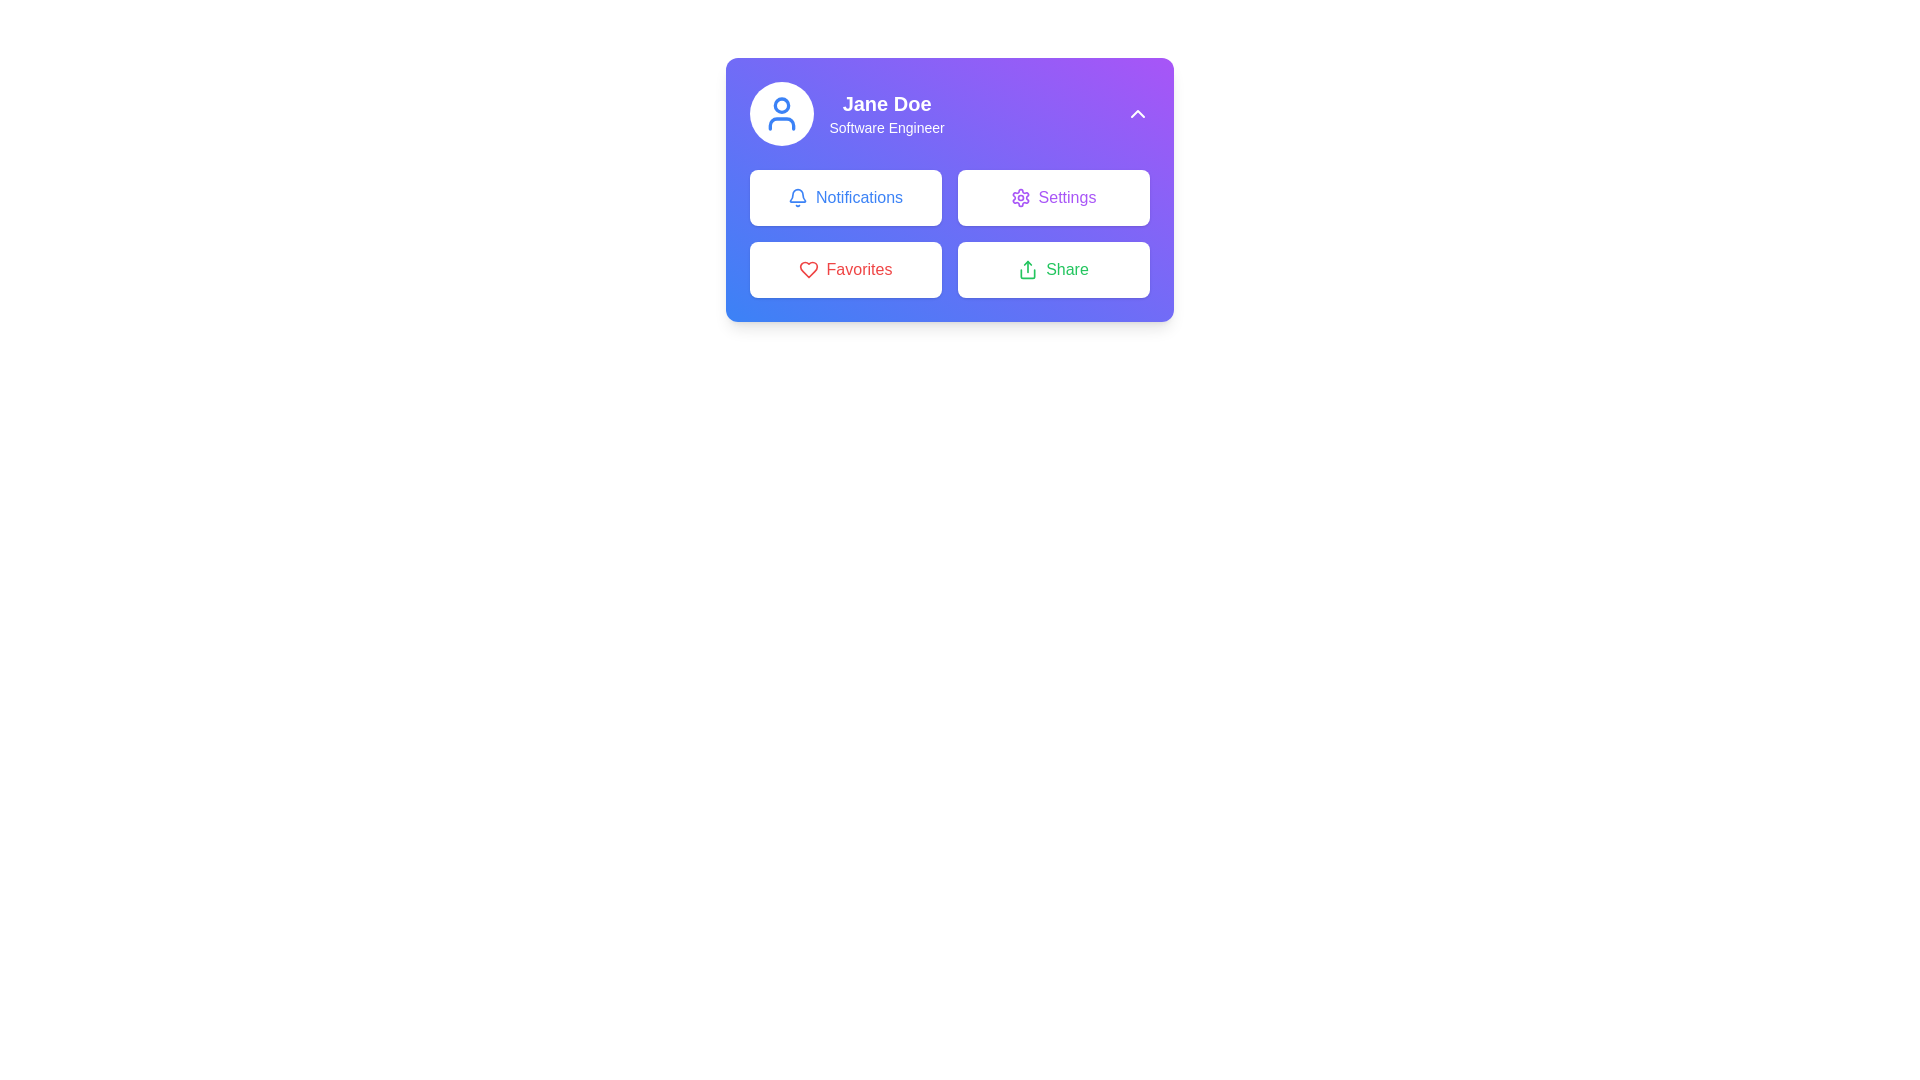 The image size is (1920, 1080). What do you see at coordinates (796, 197) in the screenshot?
I see `the notification icon located within the 'Notifications' button of the card section, positioned at the top-left of a group of four buttons` at bounding box center [796, 197].